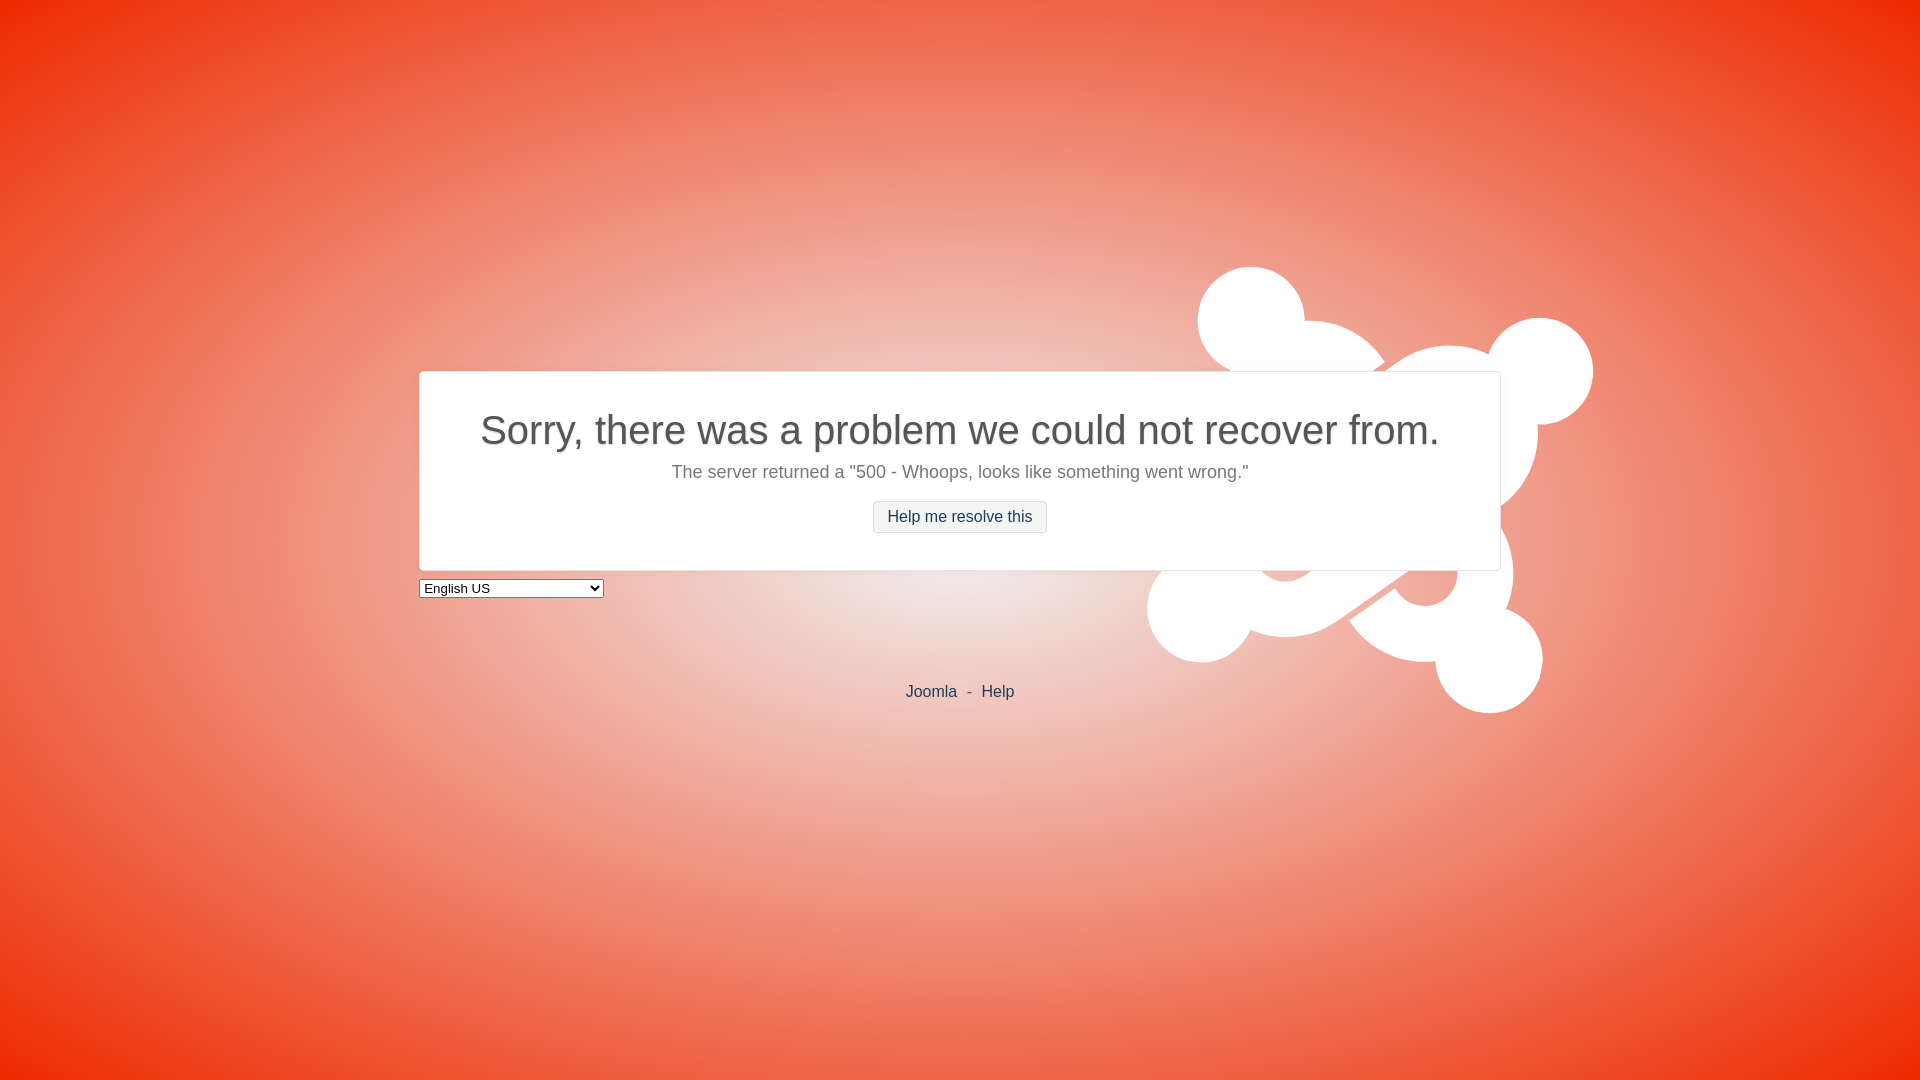 The image size is (1920, 1080). Describe the element at coordinates (997, 689) in the screenshot. I see `'Help'` at that location.